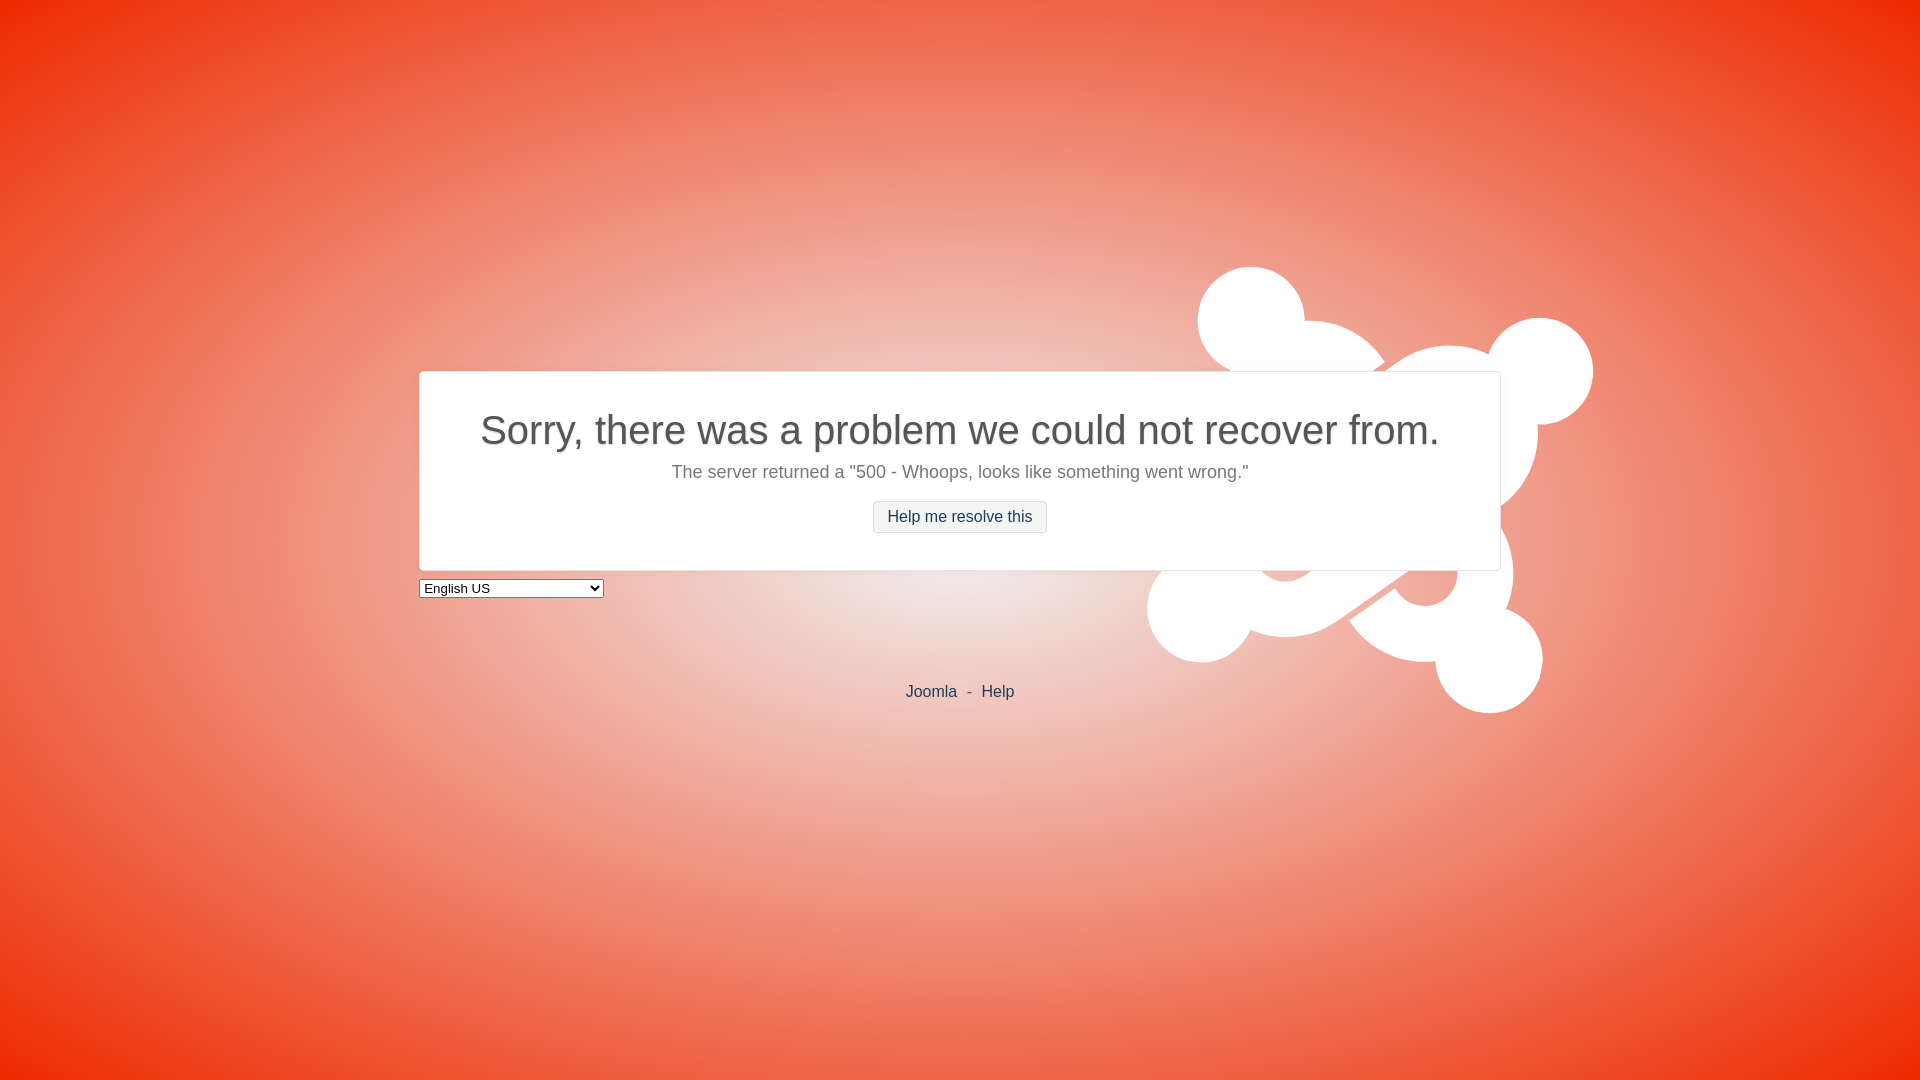 The image size is (1920, 1080). Describe the element at coordinates (997, 689) in the screenshot. I see `'Help'` at that location.